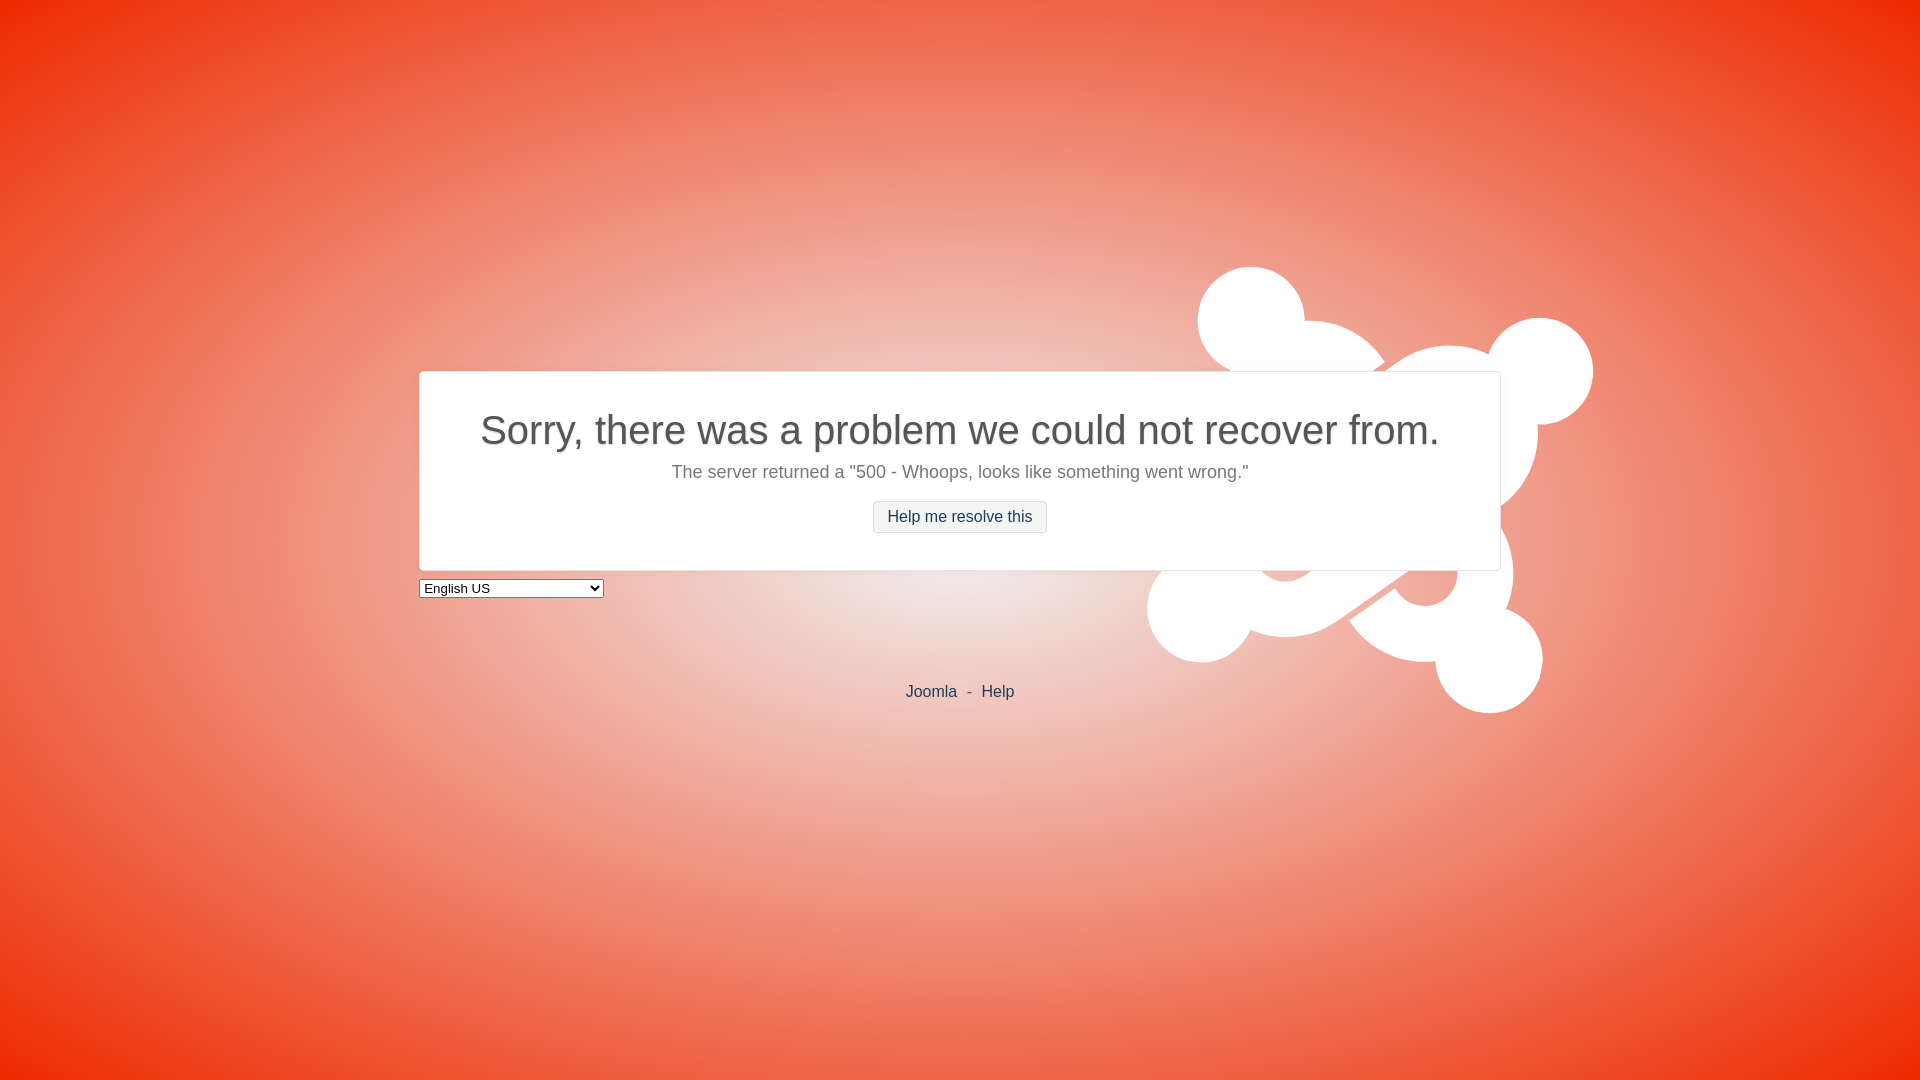 The image size is (1920, 1080). Describe the element at coordinates (997, 689) in the screenshot. I see `'Help'` at that location.